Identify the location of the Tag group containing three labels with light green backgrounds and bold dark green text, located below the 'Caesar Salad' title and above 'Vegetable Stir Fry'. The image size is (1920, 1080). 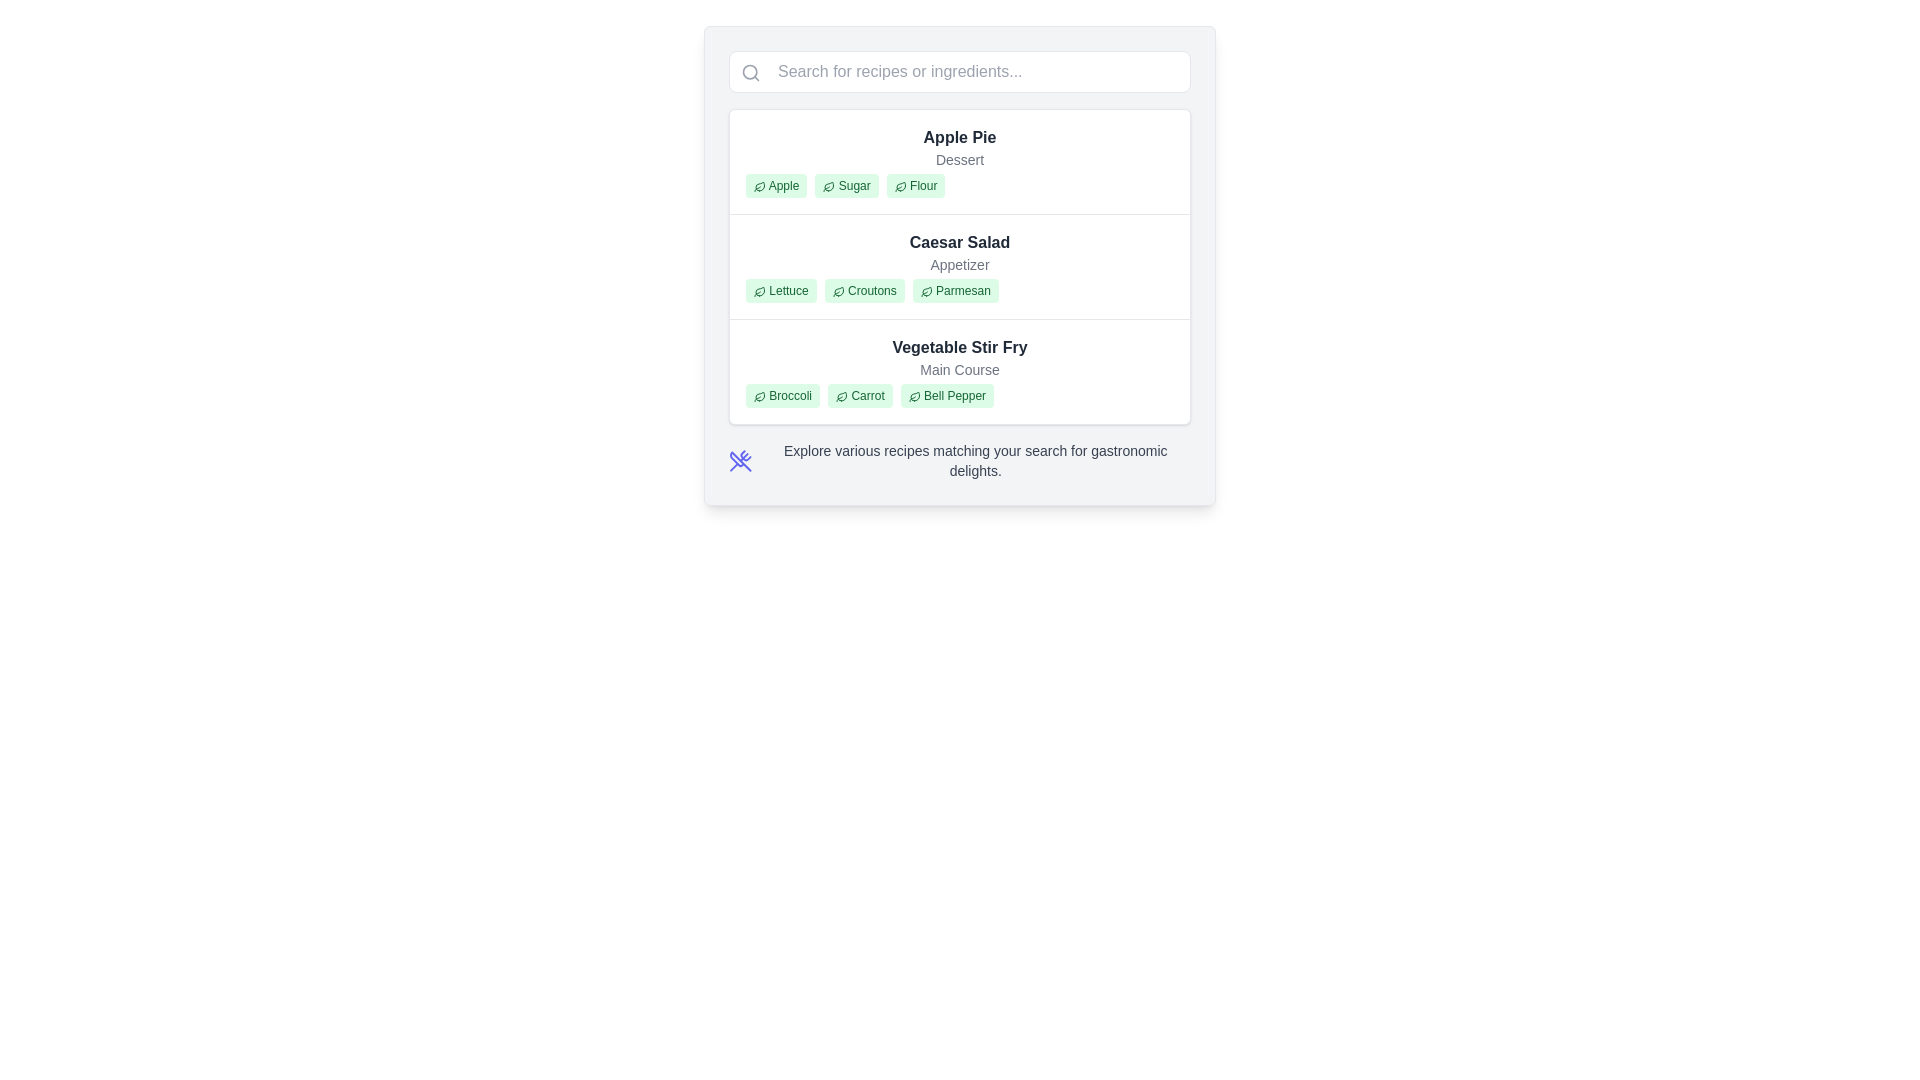
(960, 290).